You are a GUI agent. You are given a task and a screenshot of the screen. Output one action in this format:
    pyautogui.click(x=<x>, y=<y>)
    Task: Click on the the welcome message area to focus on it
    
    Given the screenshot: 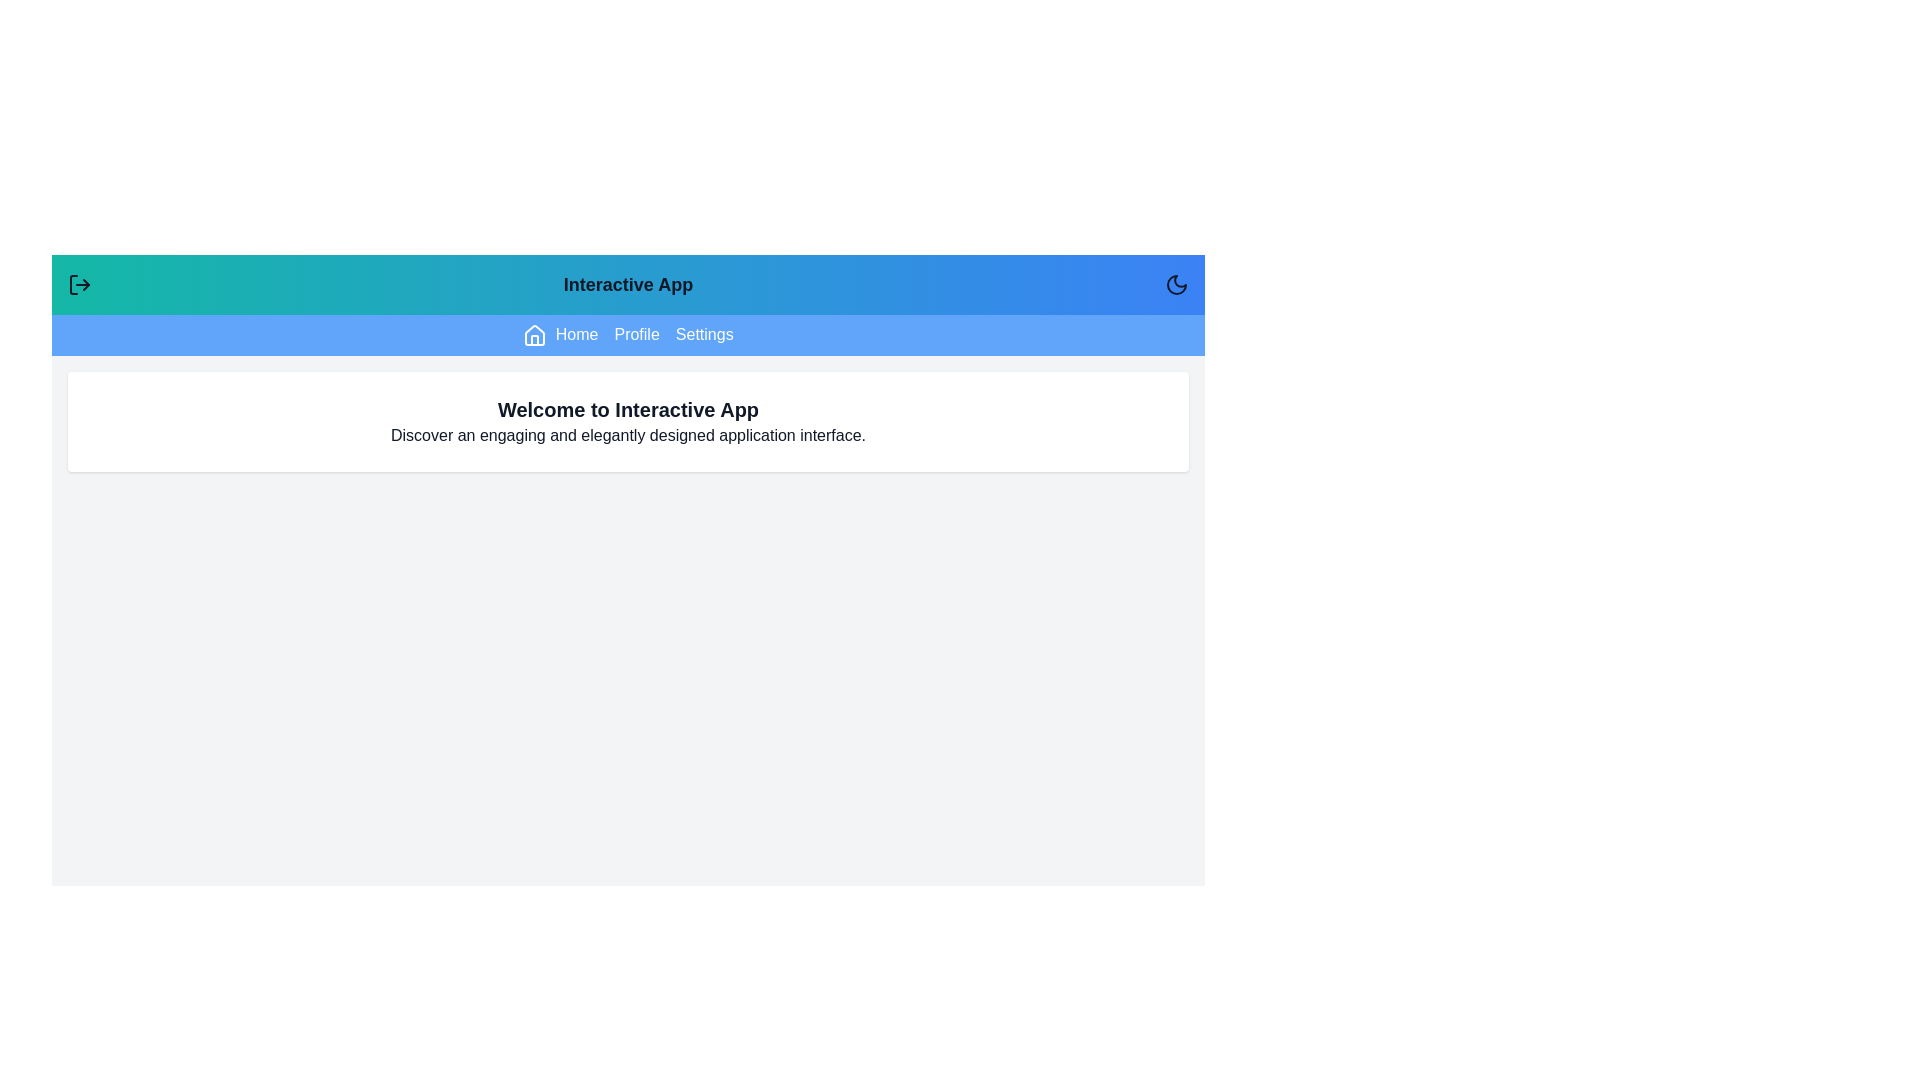 What is the action you would take?
    pyautogui.click(x=627, y=420)
    